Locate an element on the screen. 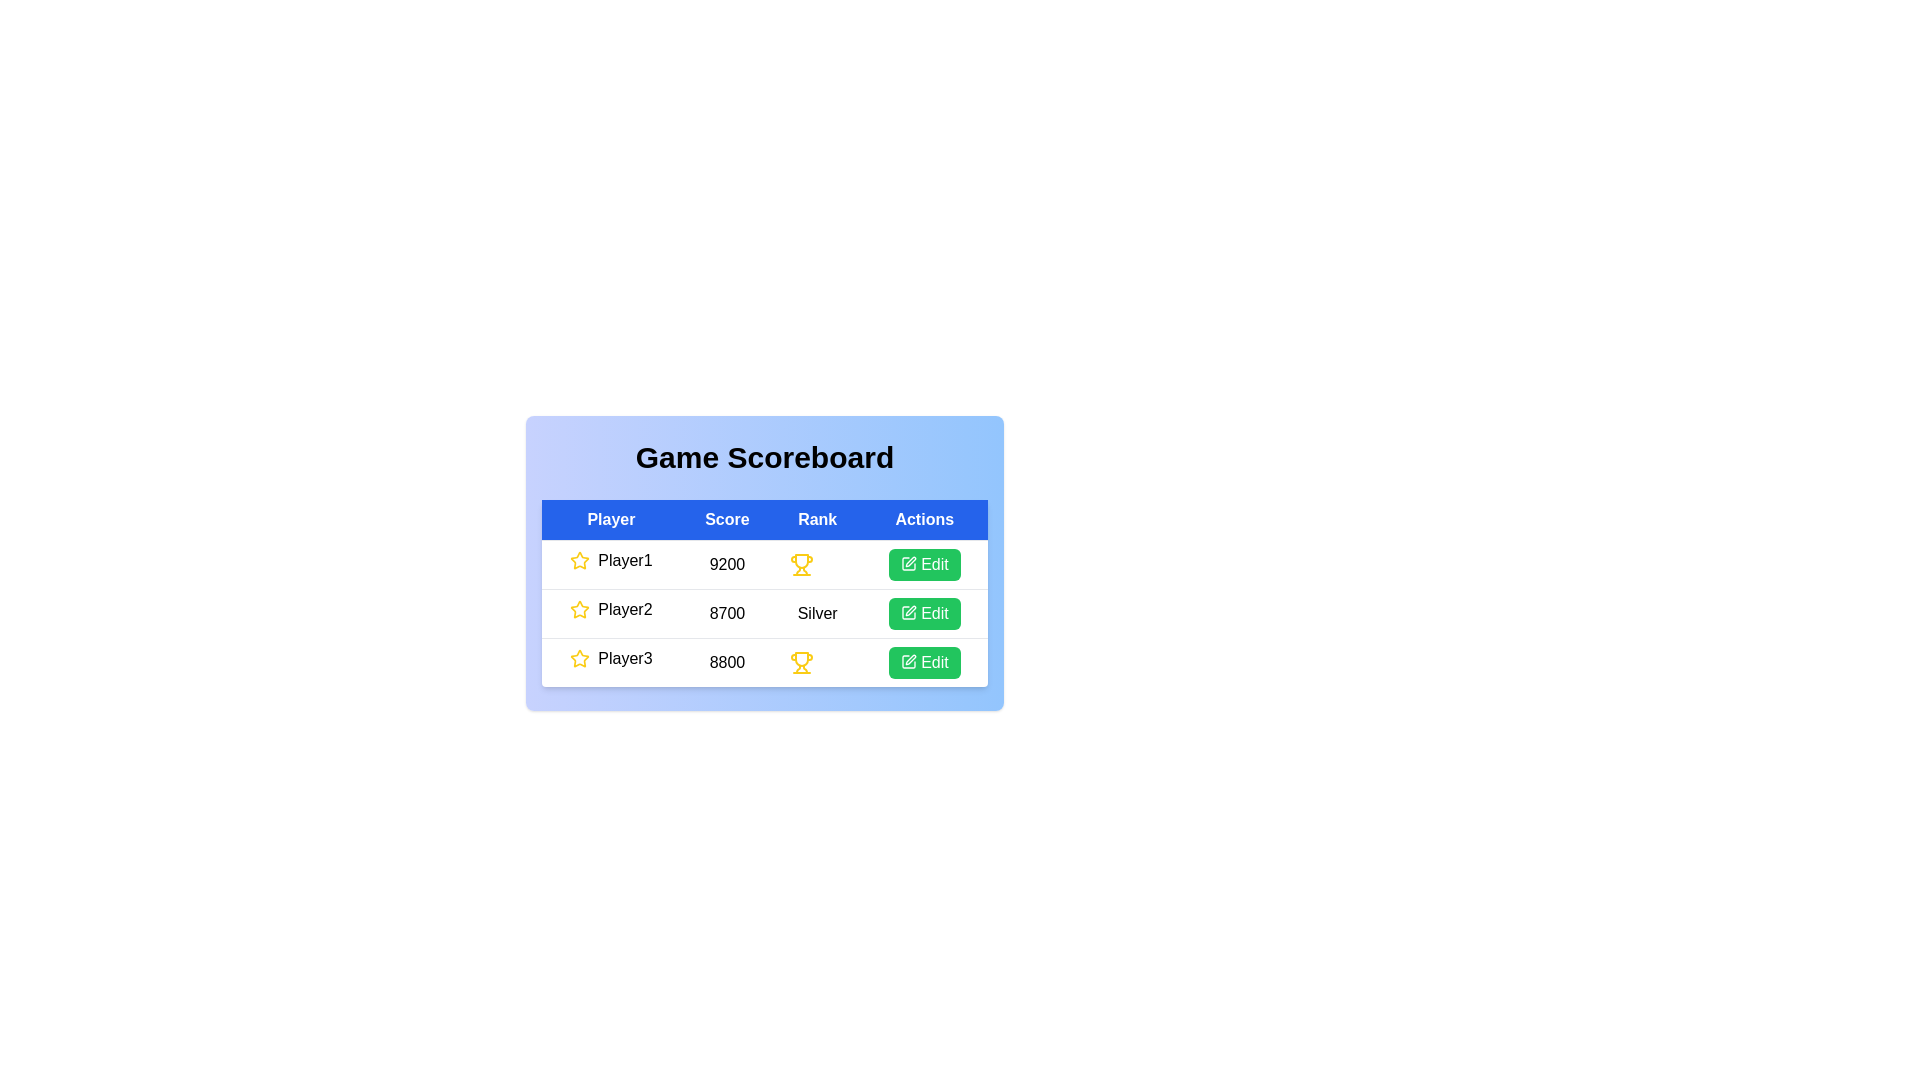 The height and width of the screenshot is (1080, 1920). the trophy icon for player 3 is located at coordinates (801, 663).